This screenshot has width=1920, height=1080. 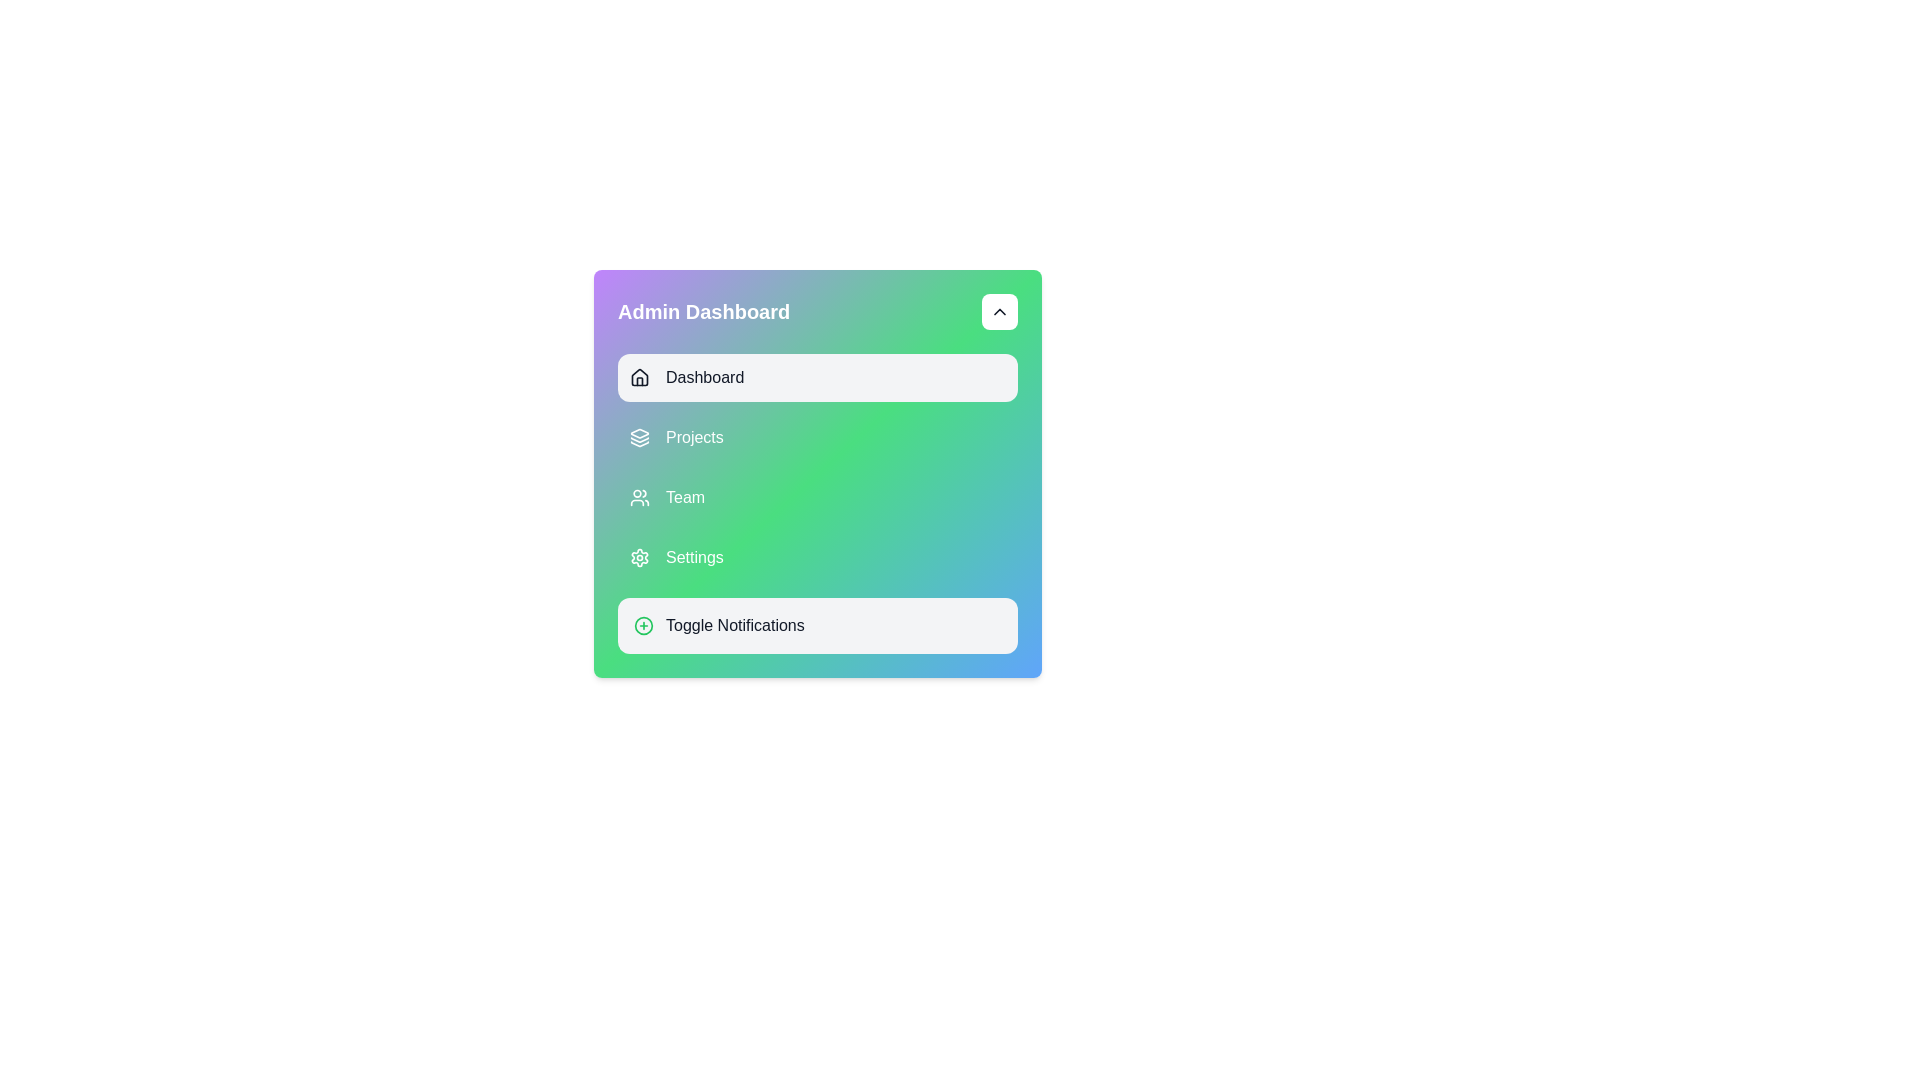 I want to click on the triangular icon located at the topmost position of three layered objects in the top-right corner of the card-like layout, so click(x=638, y=432).